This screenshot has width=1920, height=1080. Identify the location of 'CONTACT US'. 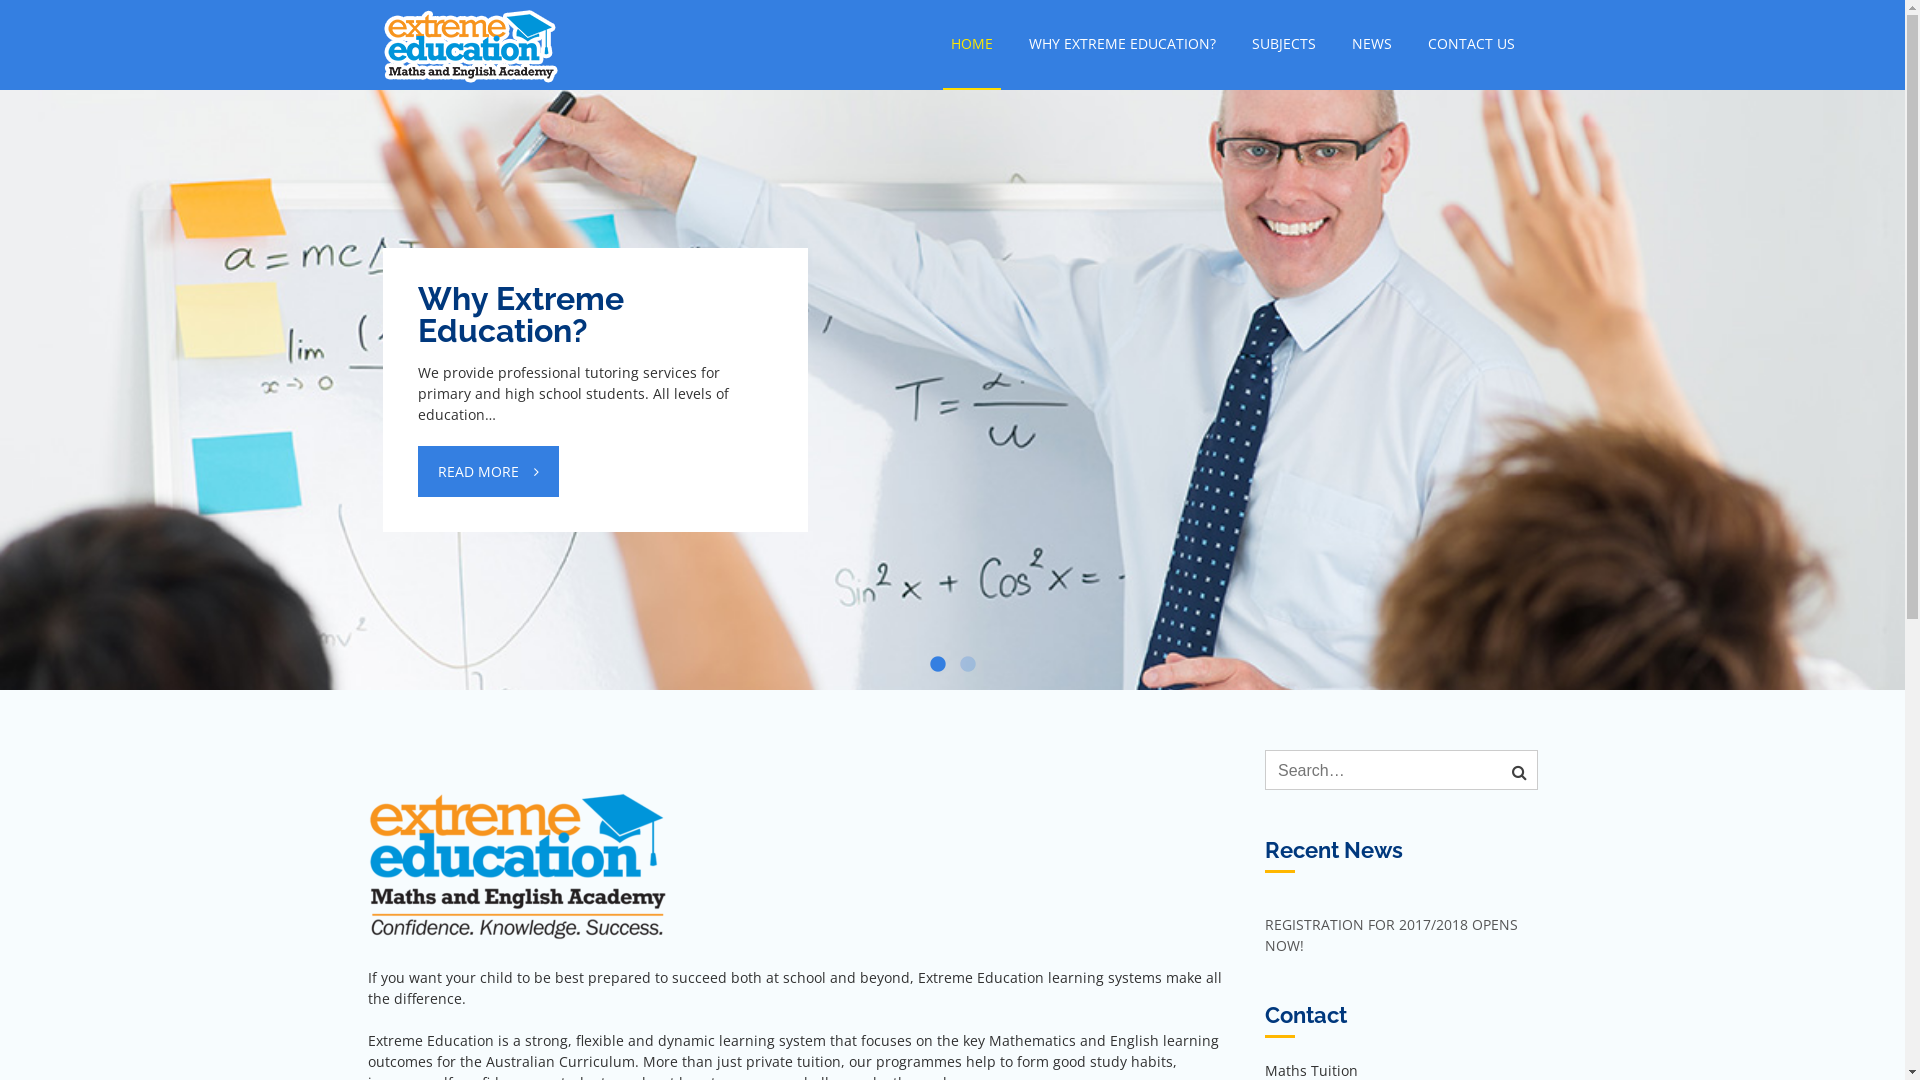
(1471, 43).